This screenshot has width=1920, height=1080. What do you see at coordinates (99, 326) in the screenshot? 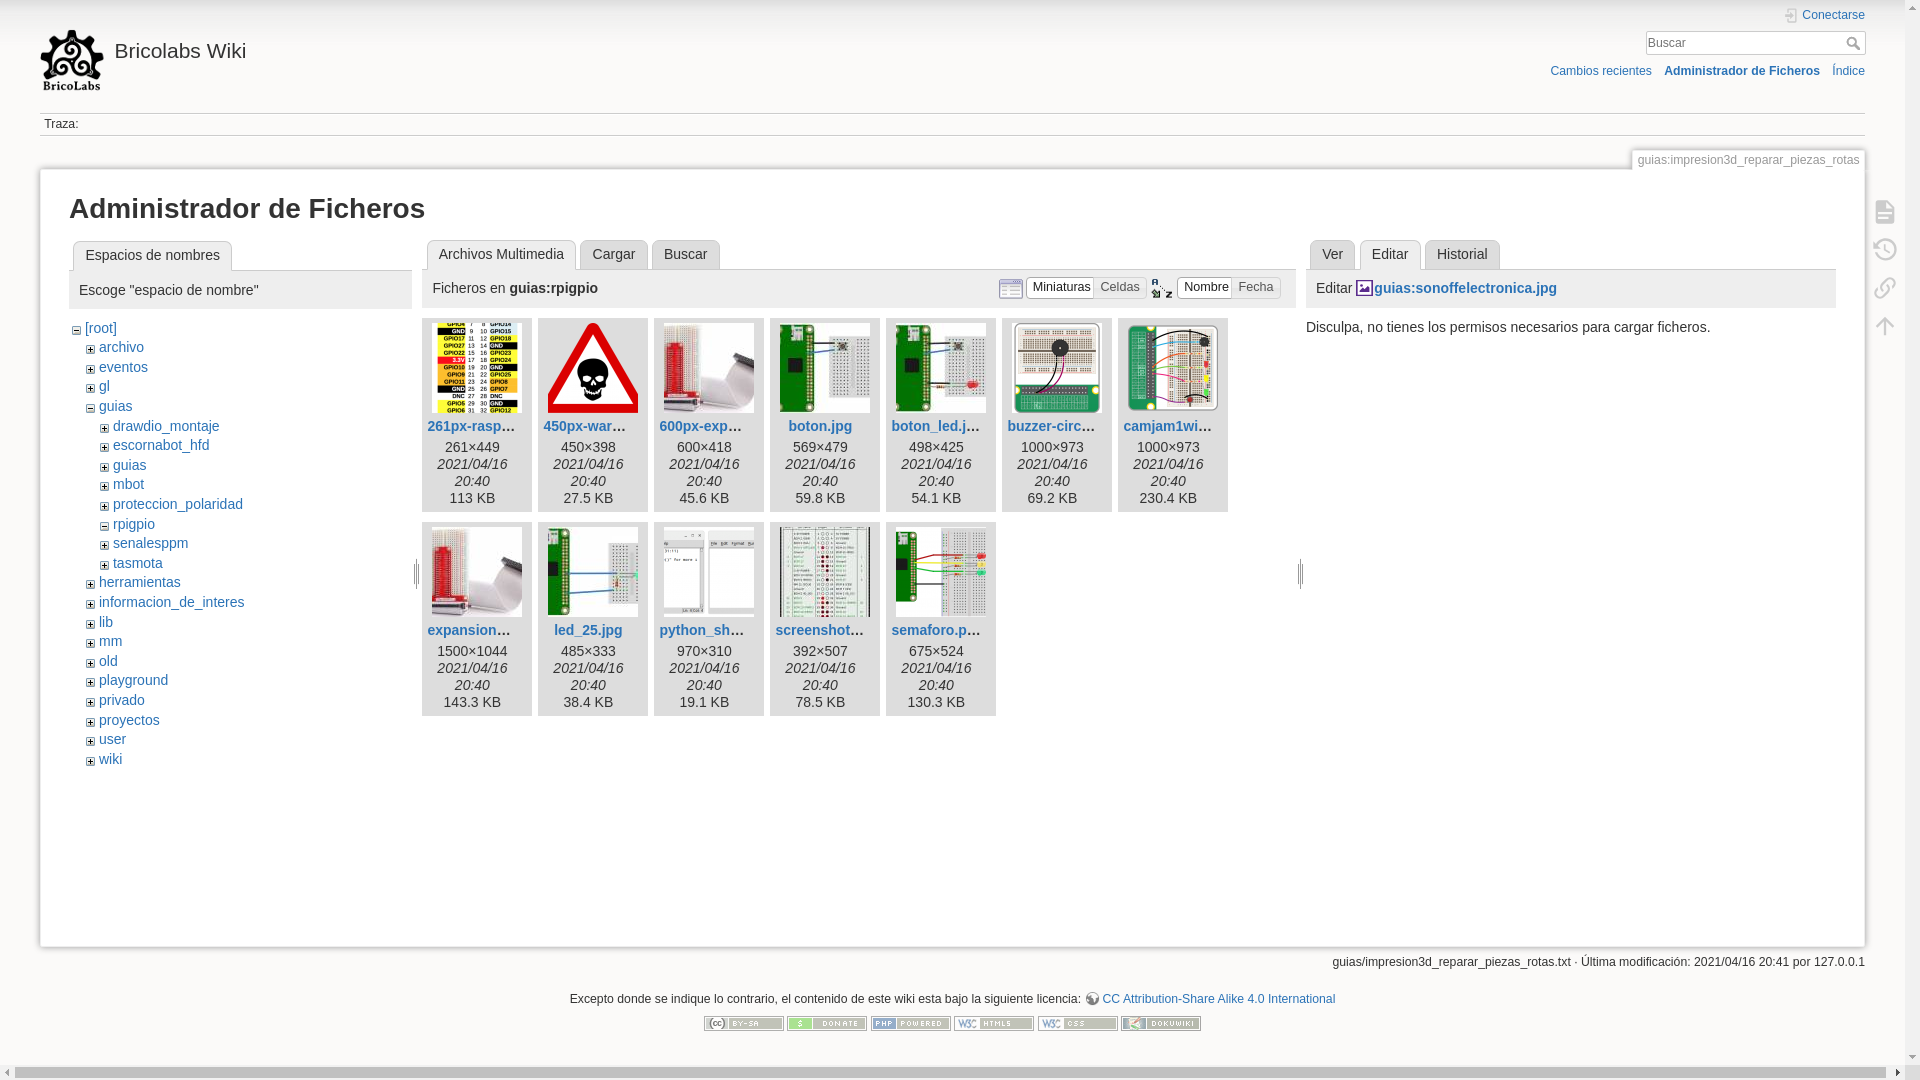
I see `'[root]'` at bounding box center [99, 326].